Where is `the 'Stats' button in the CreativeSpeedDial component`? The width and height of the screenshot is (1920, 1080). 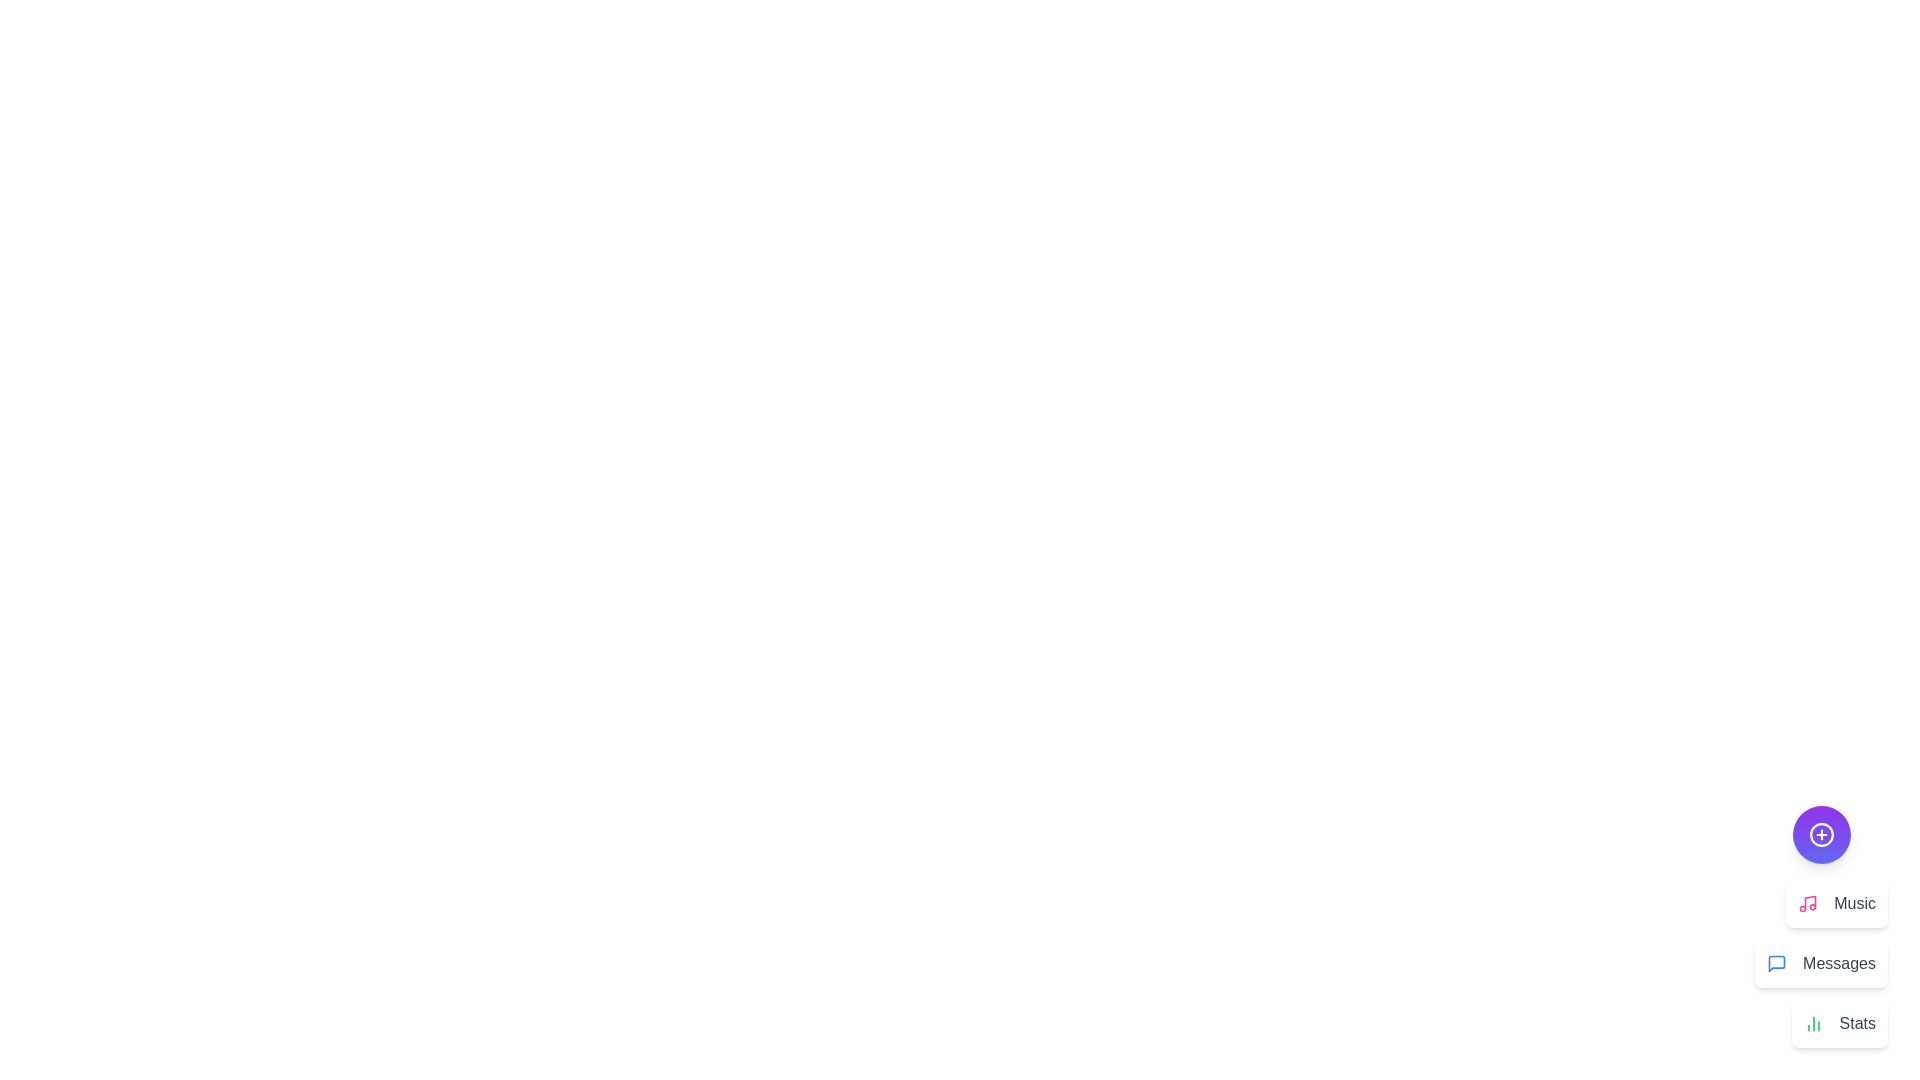 the 'Stats' button in the CreativeSpeedDial component is located at coordinates (1839, 1023).